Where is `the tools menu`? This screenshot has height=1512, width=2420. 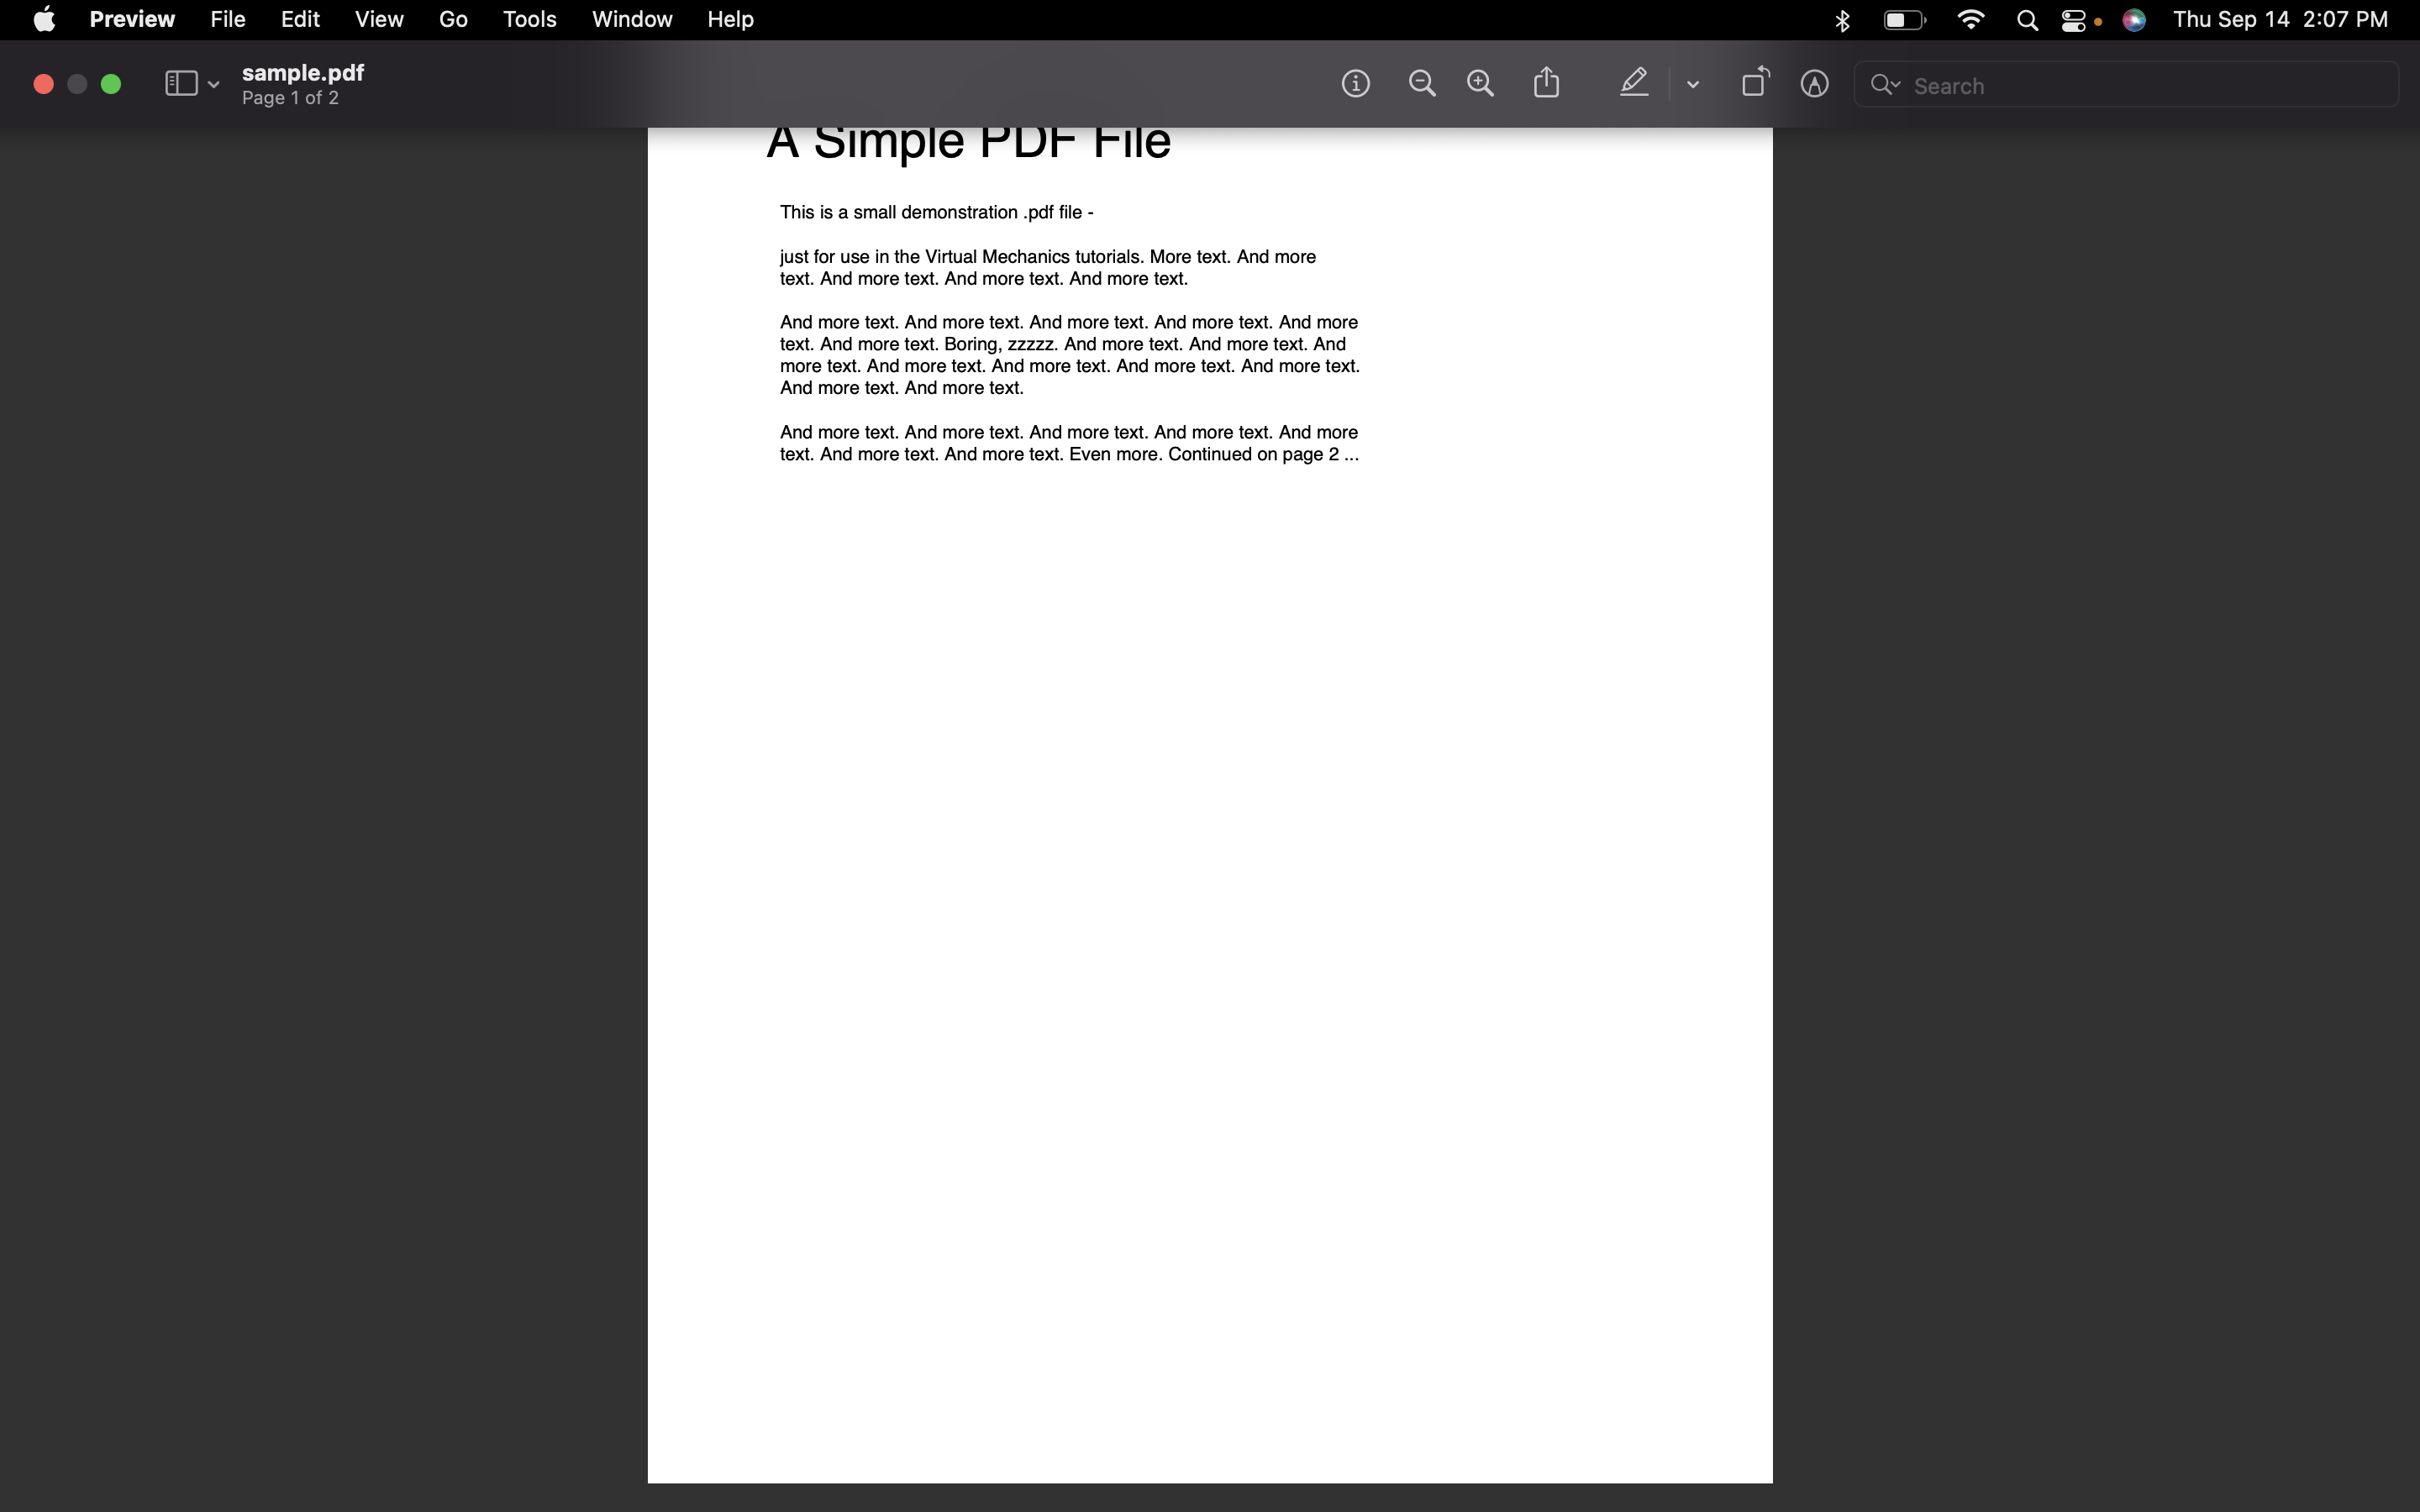 the tools menu is located at coordinates (532, 21).